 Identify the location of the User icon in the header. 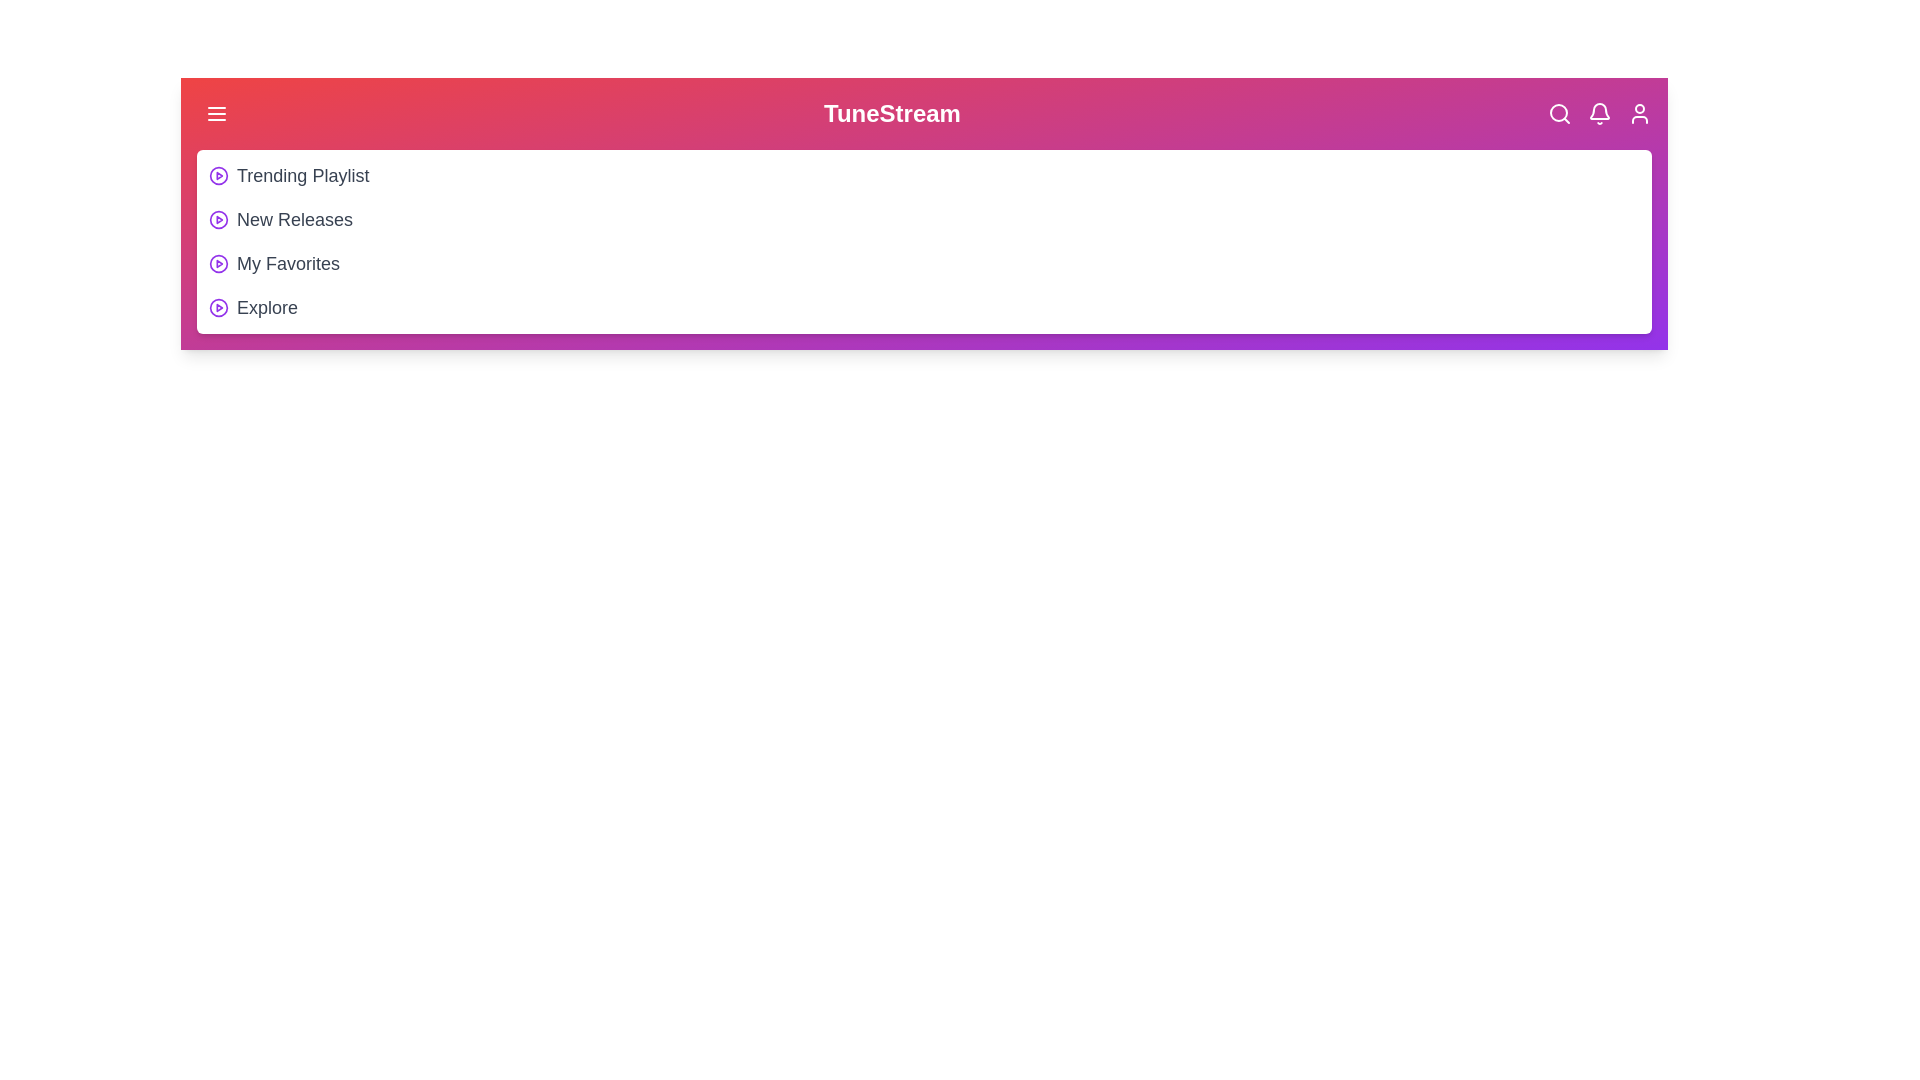
(1640, 114).